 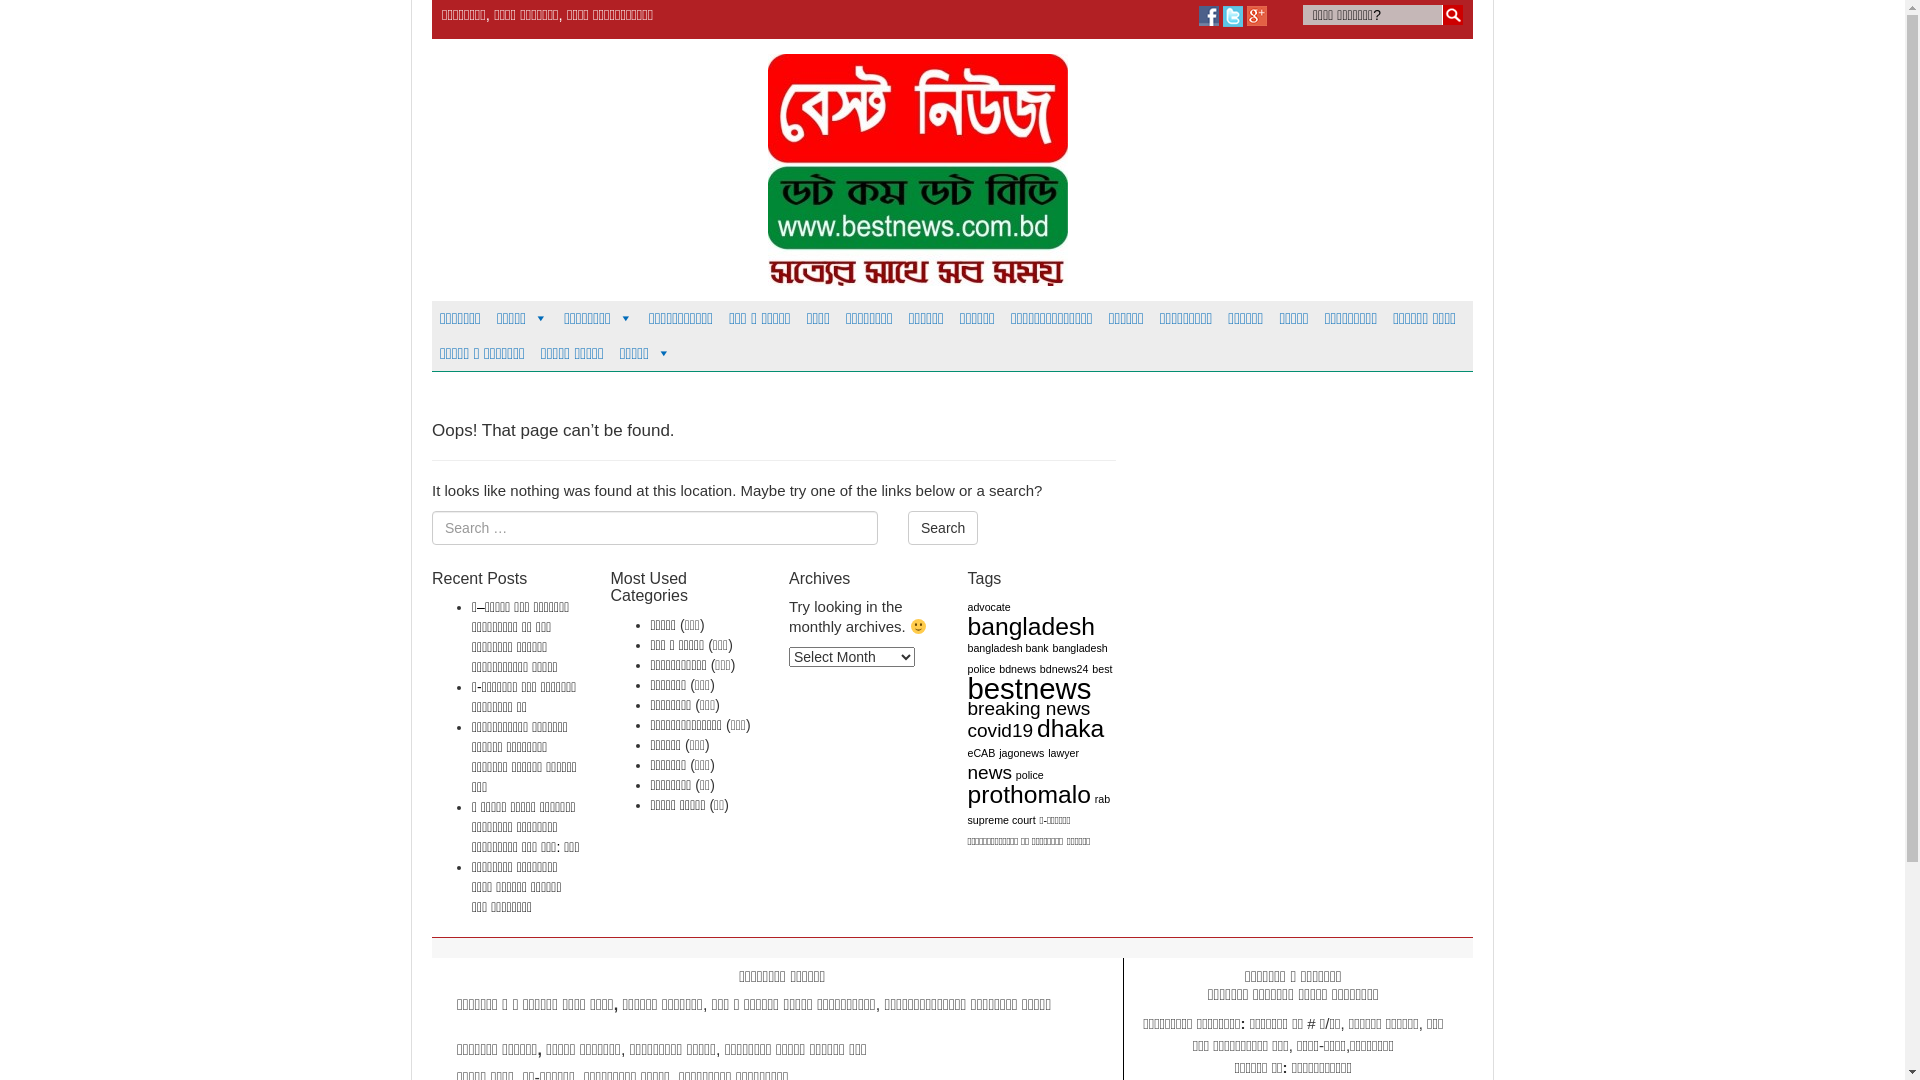 What do you see at coordinates (1021, 752) in the screenshot?
I see `'jagonews'` at bounding box center [1021, 752].